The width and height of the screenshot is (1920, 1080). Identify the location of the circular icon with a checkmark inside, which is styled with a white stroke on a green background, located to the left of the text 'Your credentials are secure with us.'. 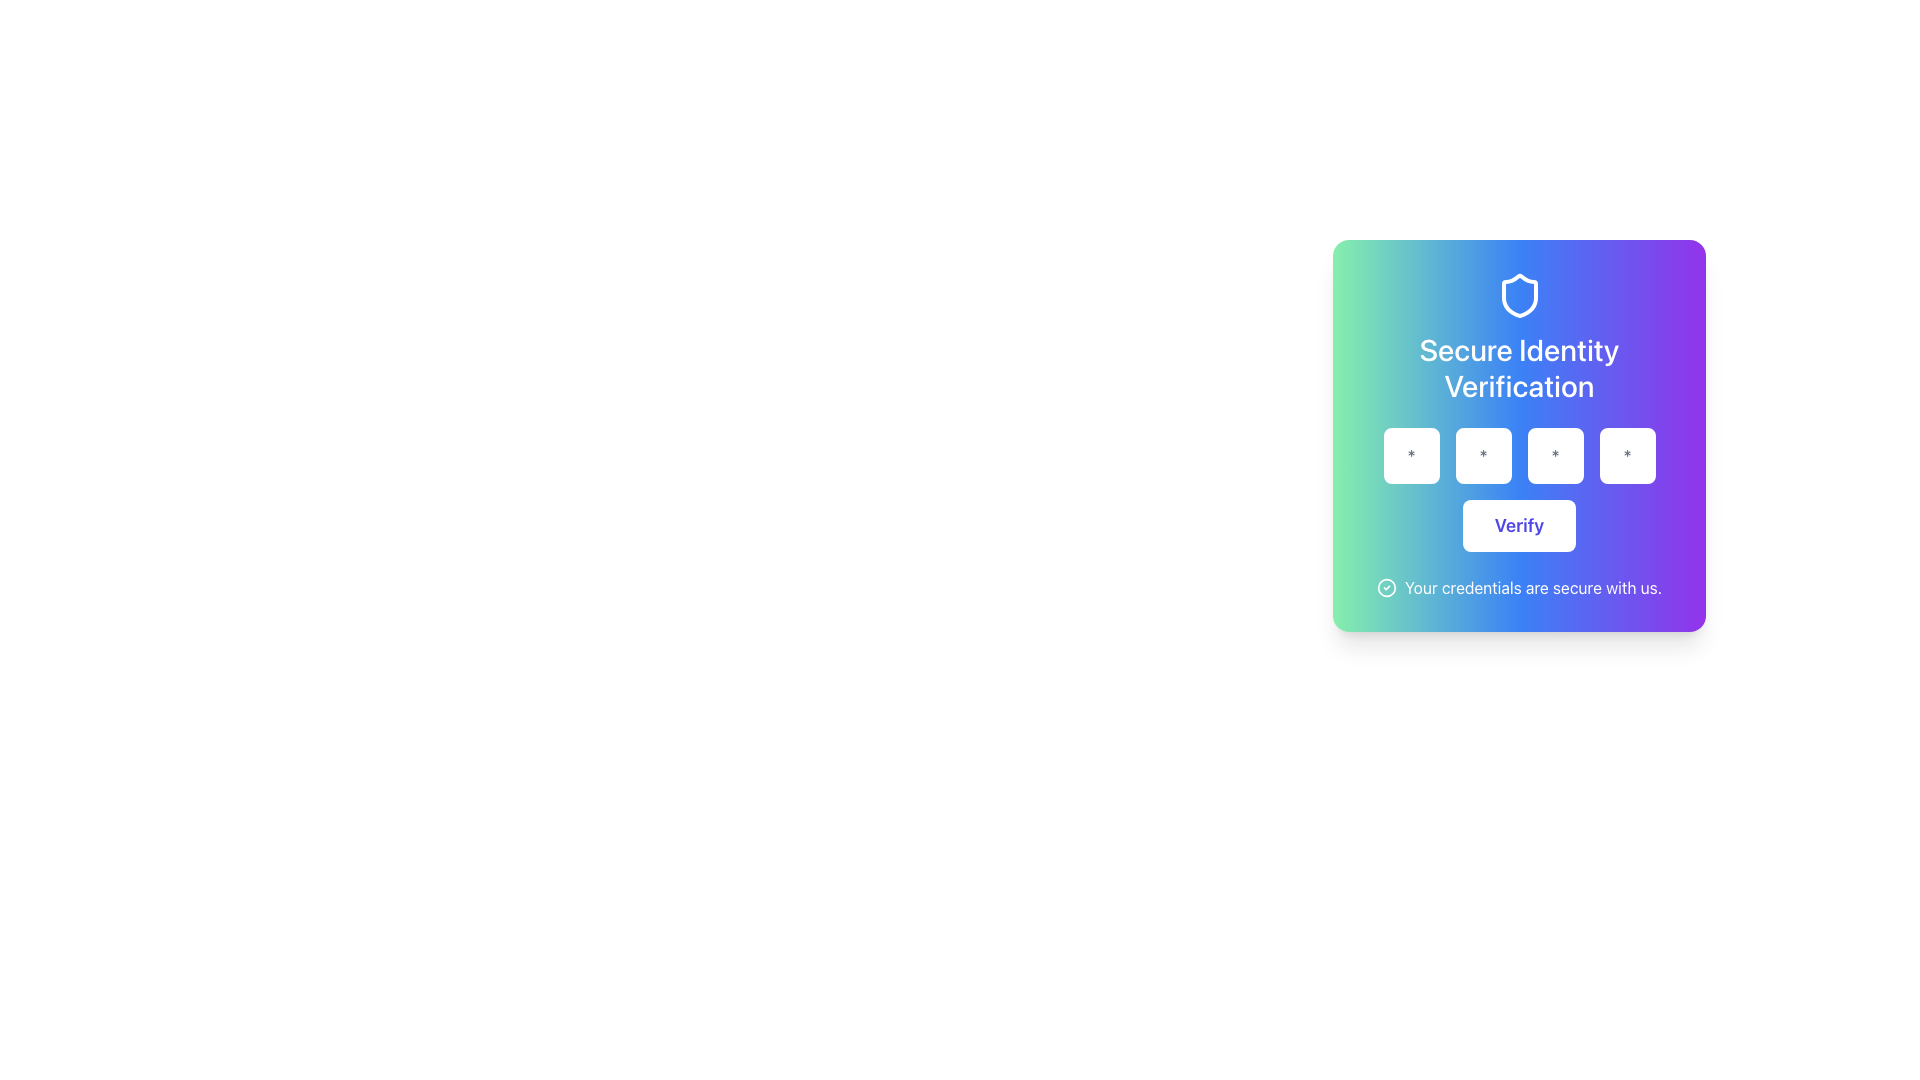
(1385, 586).